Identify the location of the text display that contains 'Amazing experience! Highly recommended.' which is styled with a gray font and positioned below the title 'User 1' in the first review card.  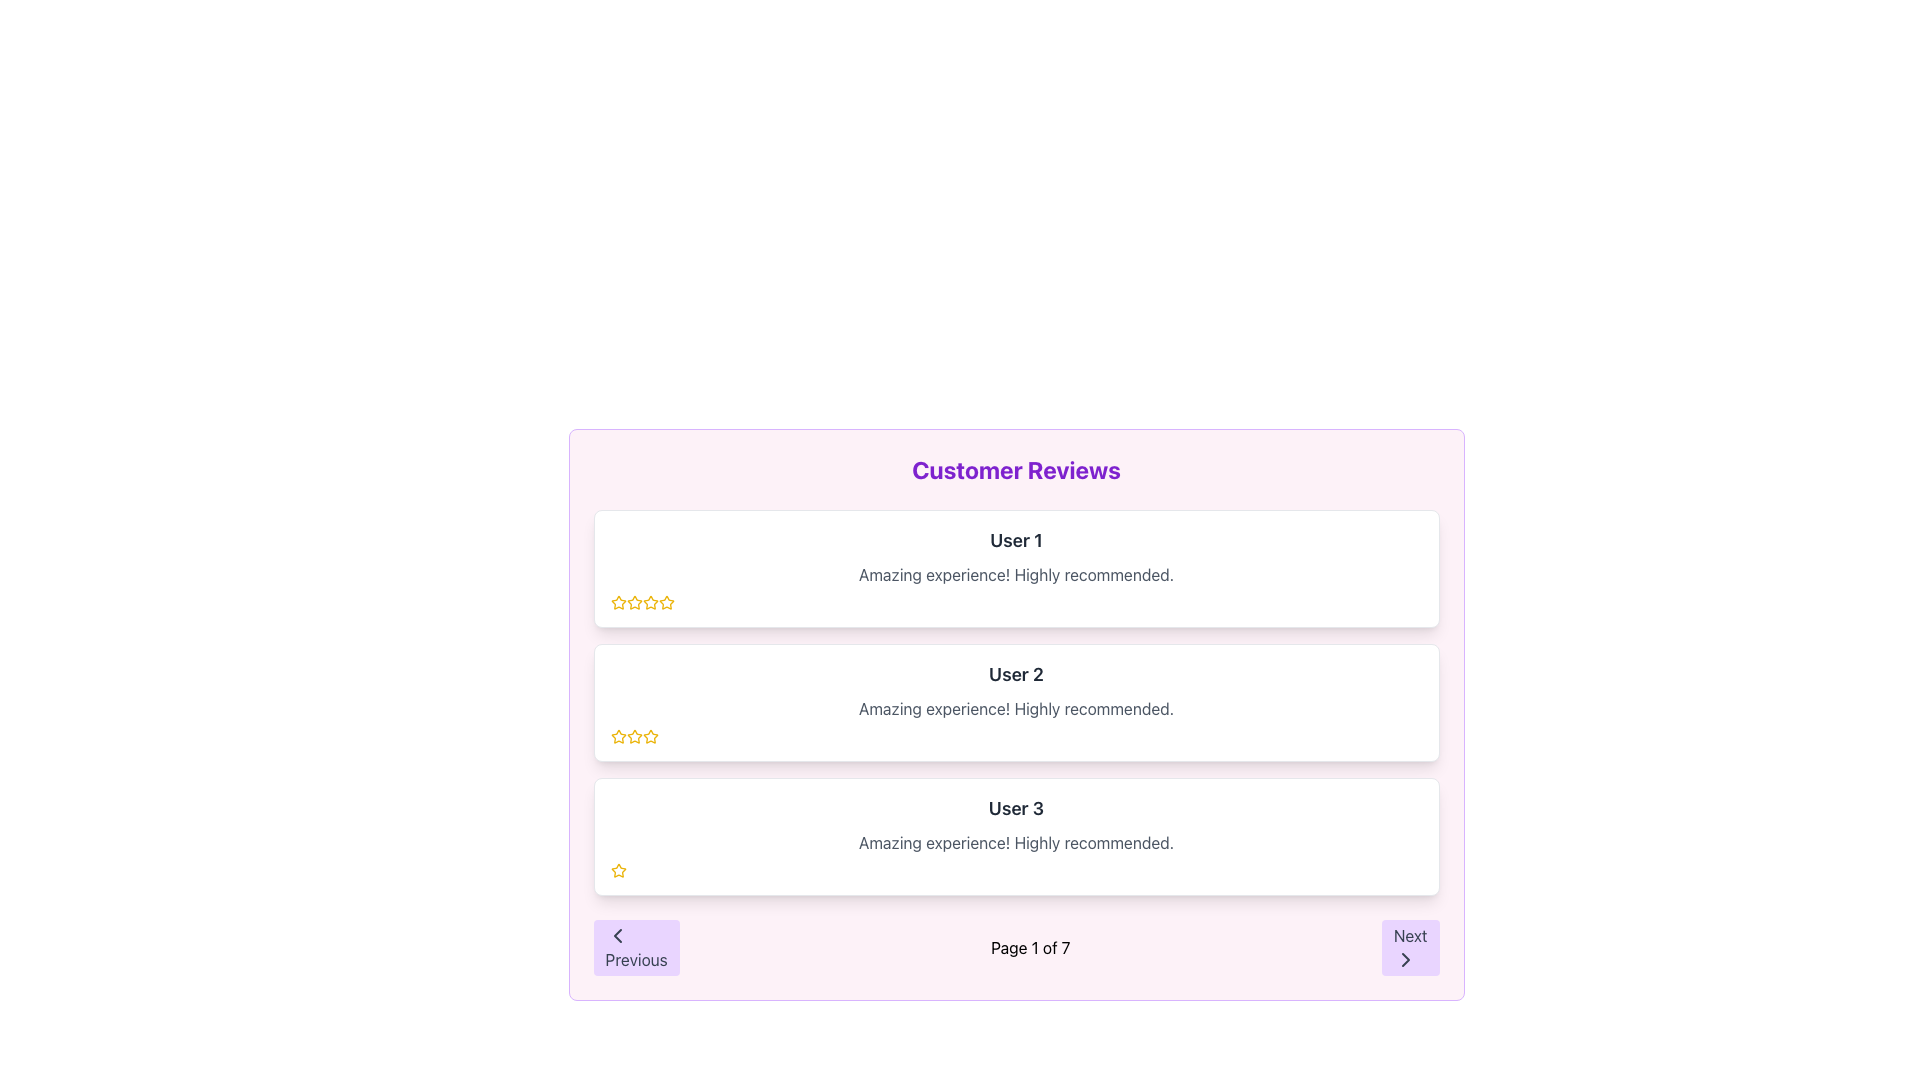
(1016, 574).